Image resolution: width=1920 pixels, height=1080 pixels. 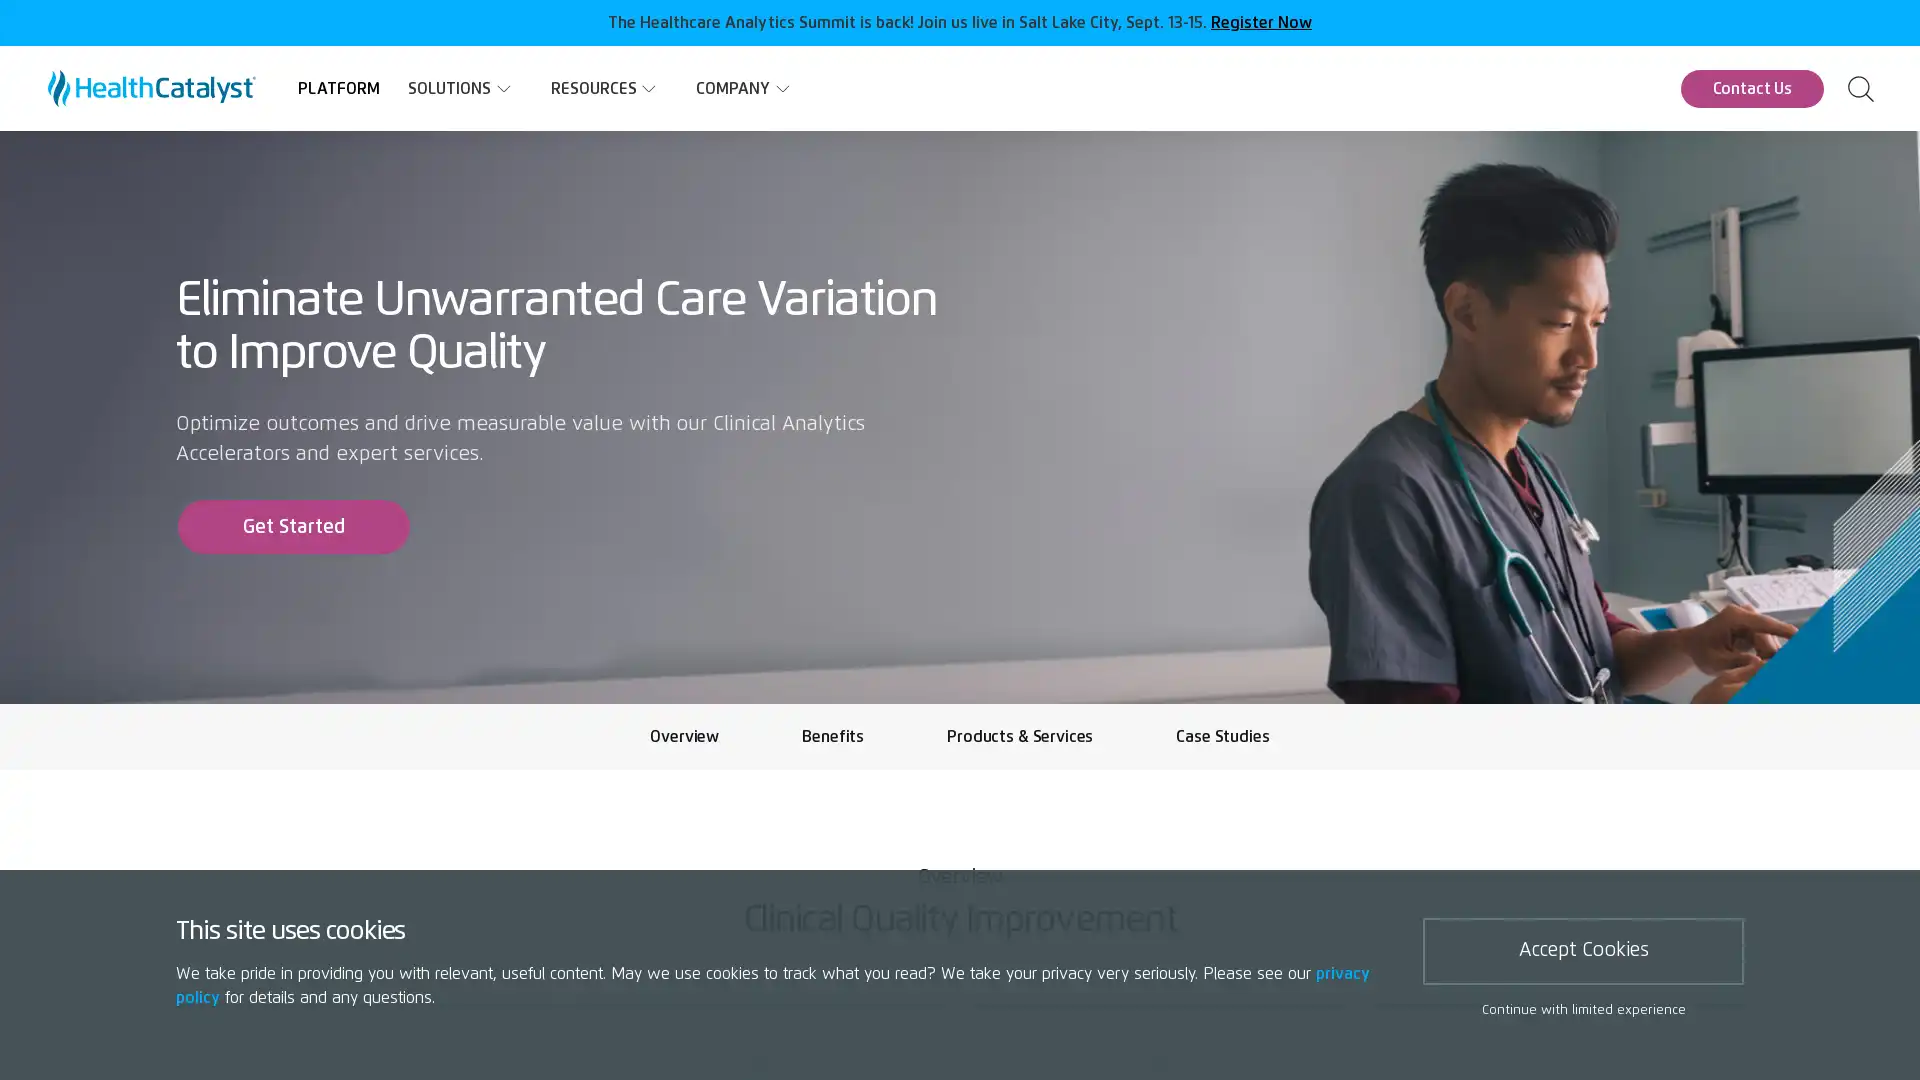 What do you see at coordinates (1582, 1009) in the screenshot?
I see `Continue with limited experience` at bounding box center [1582, 1009].